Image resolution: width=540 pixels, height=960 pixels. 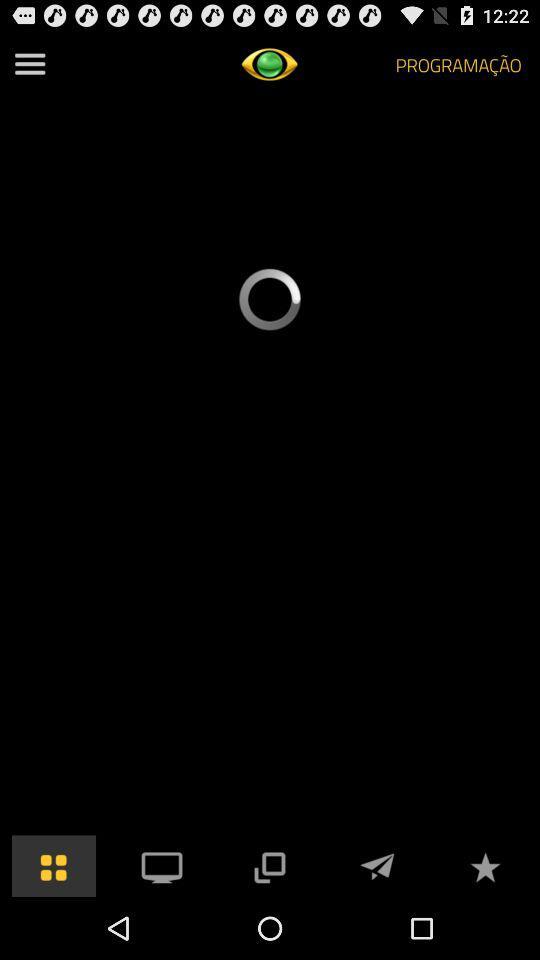 I want to click on arrow, so click(x=377, y=864).